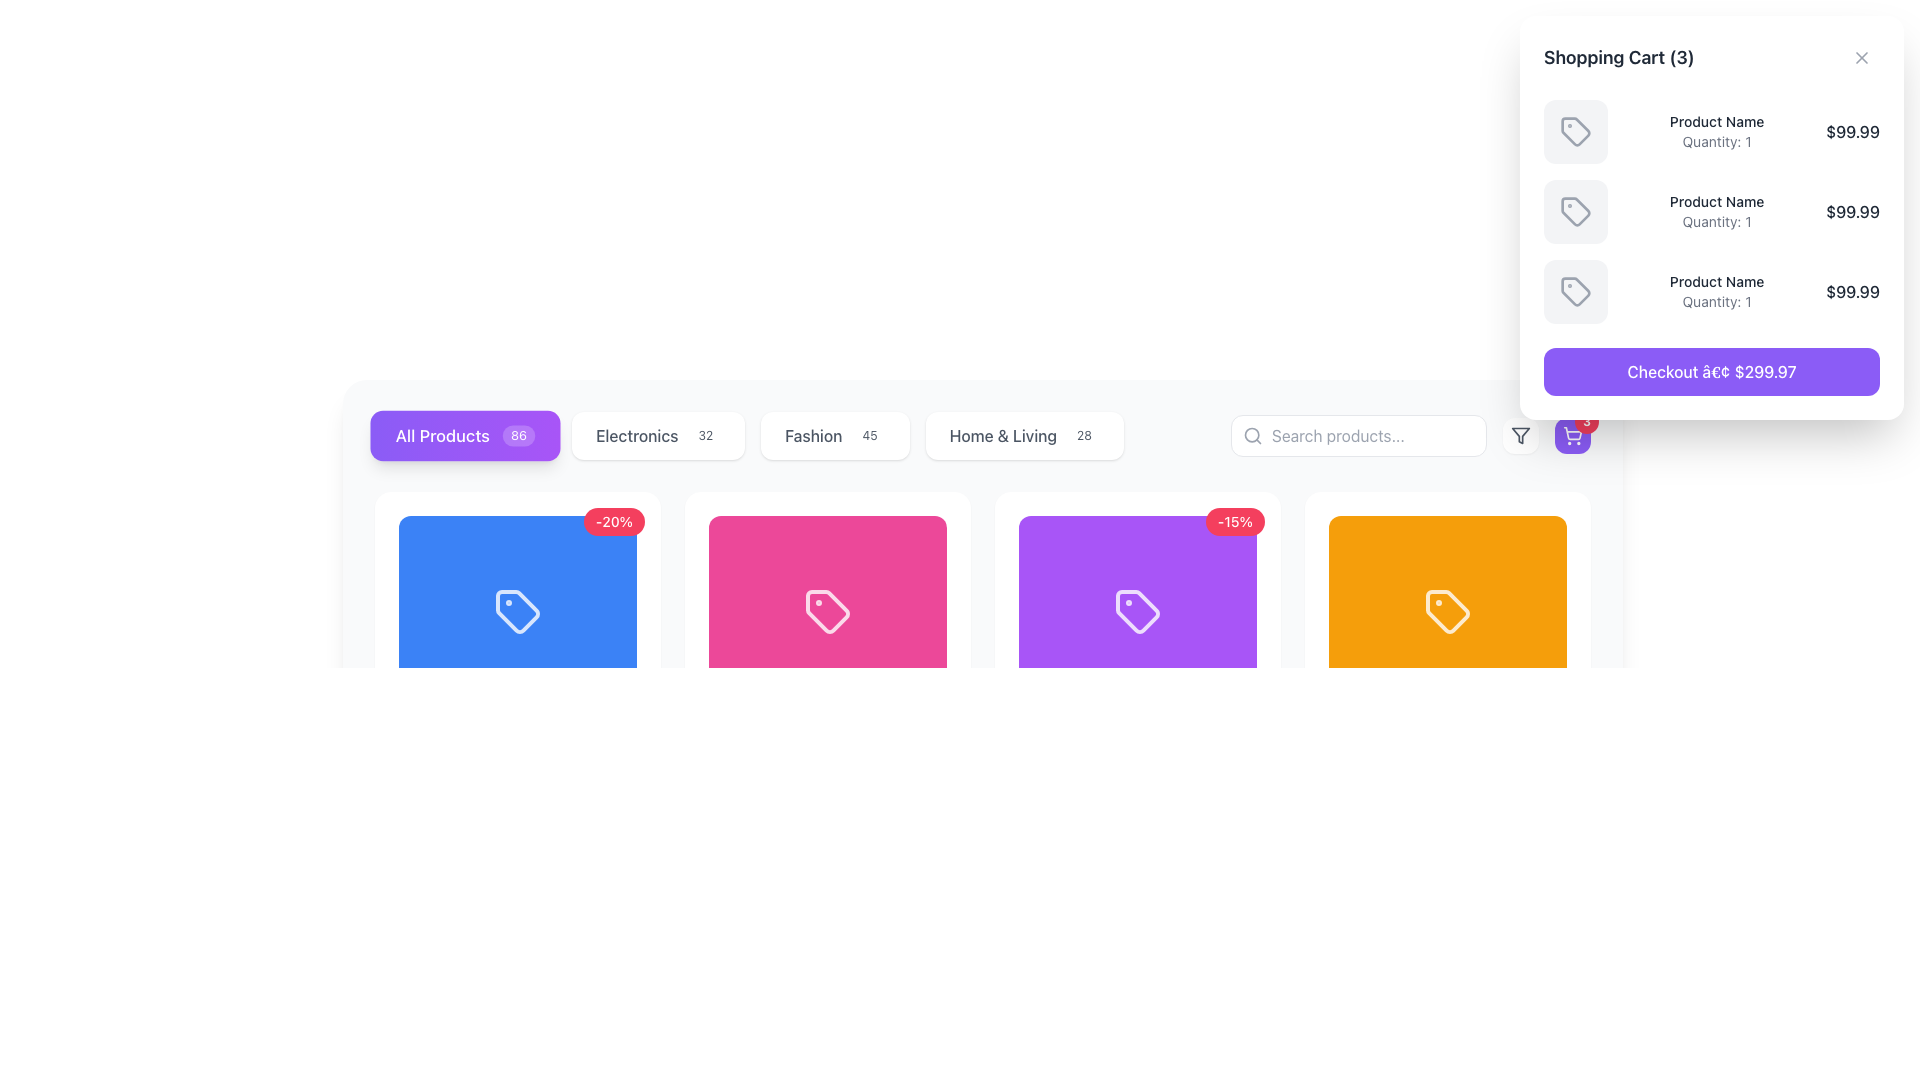  Describe the element at coordinates (1003, 434) in the screenshot. I see `the 'Home & Living' text label which serves as a navigation option for filtering items in the category list` at that location.